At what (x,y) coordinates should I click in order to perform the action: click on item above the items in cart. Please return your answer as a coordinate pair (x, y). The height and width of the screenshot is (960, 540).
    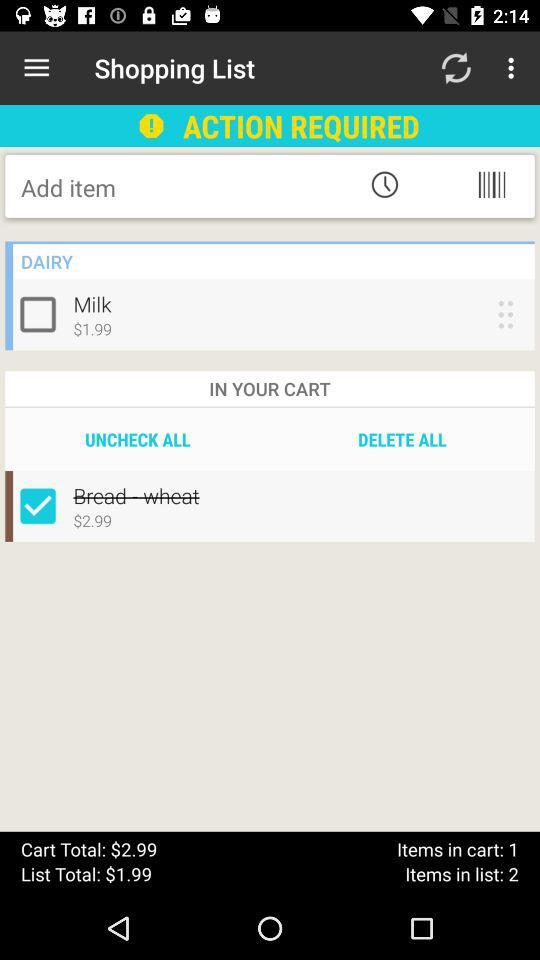
    Looking at the image, I should click on (402, 439).